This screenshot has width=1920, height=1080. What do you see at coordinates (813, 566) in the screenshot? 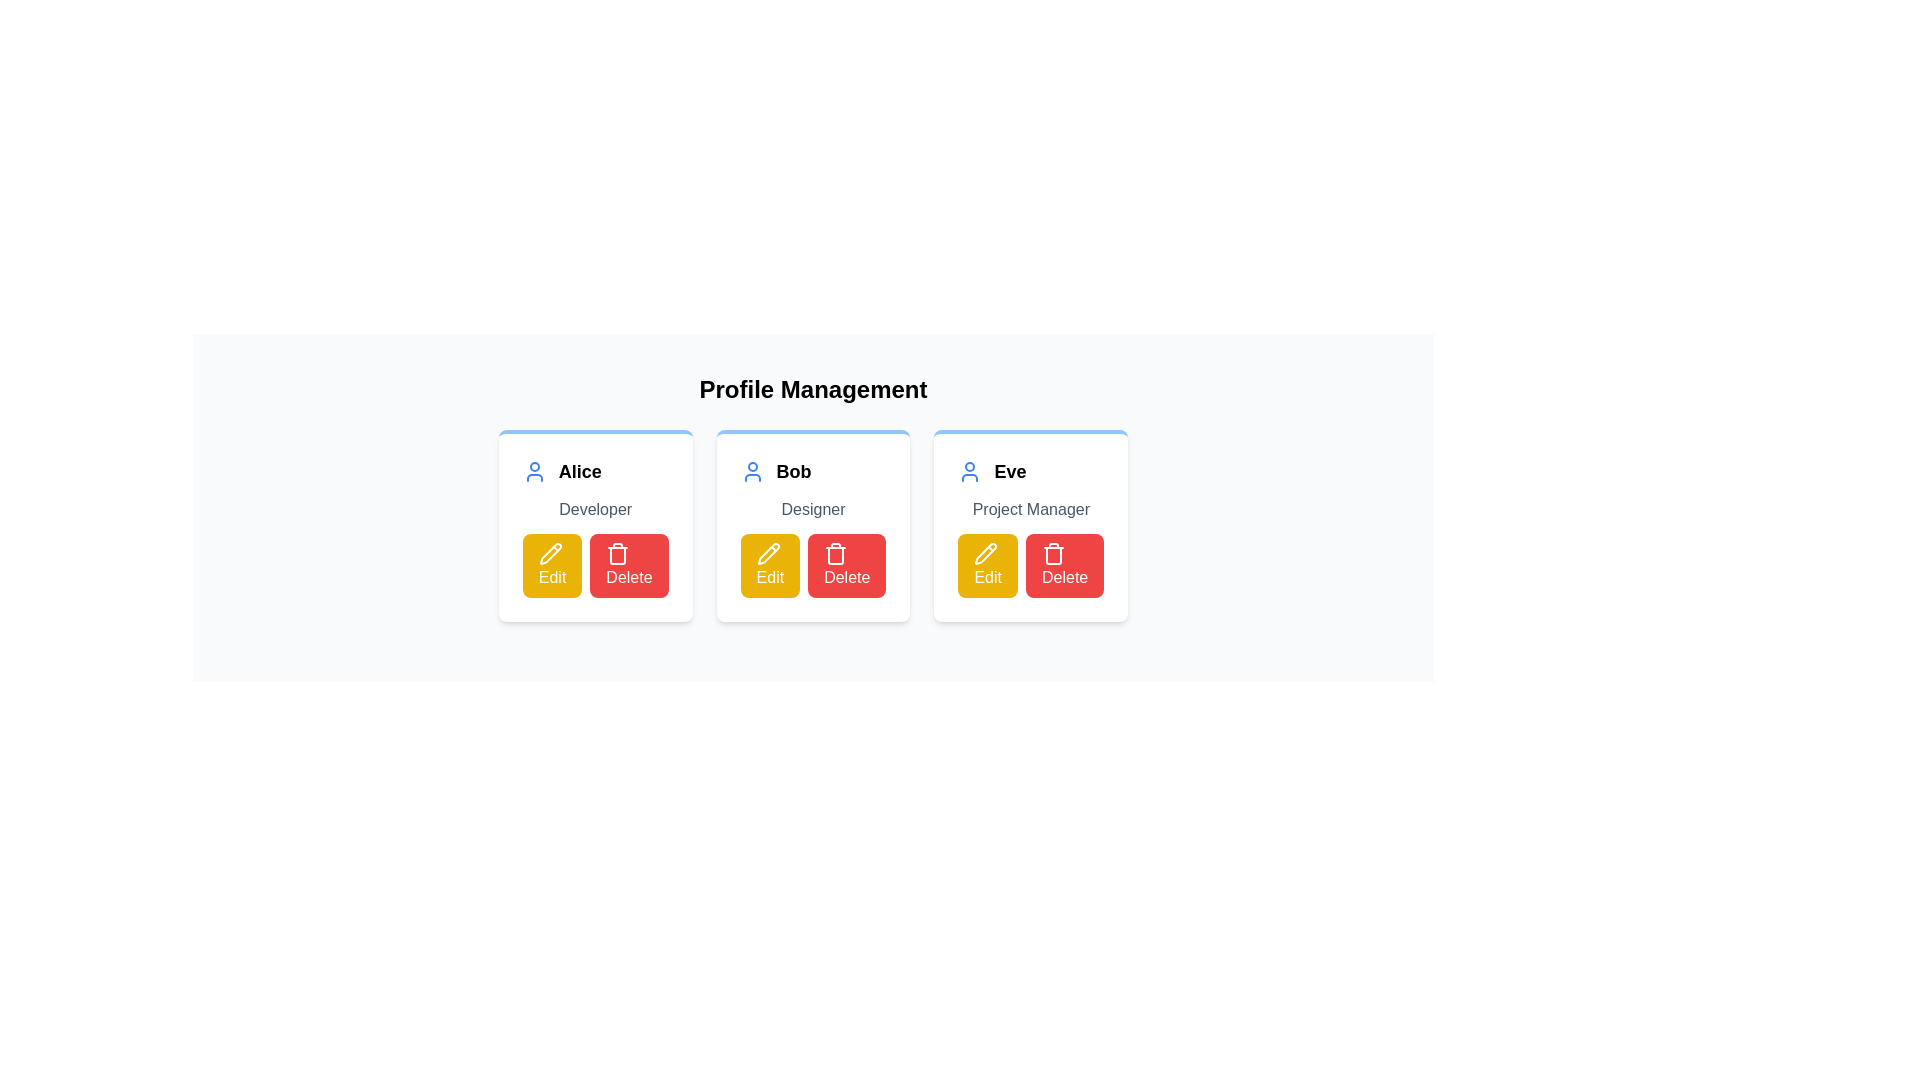
I see `the 'Delete' button` at bounding box center [813, 566].